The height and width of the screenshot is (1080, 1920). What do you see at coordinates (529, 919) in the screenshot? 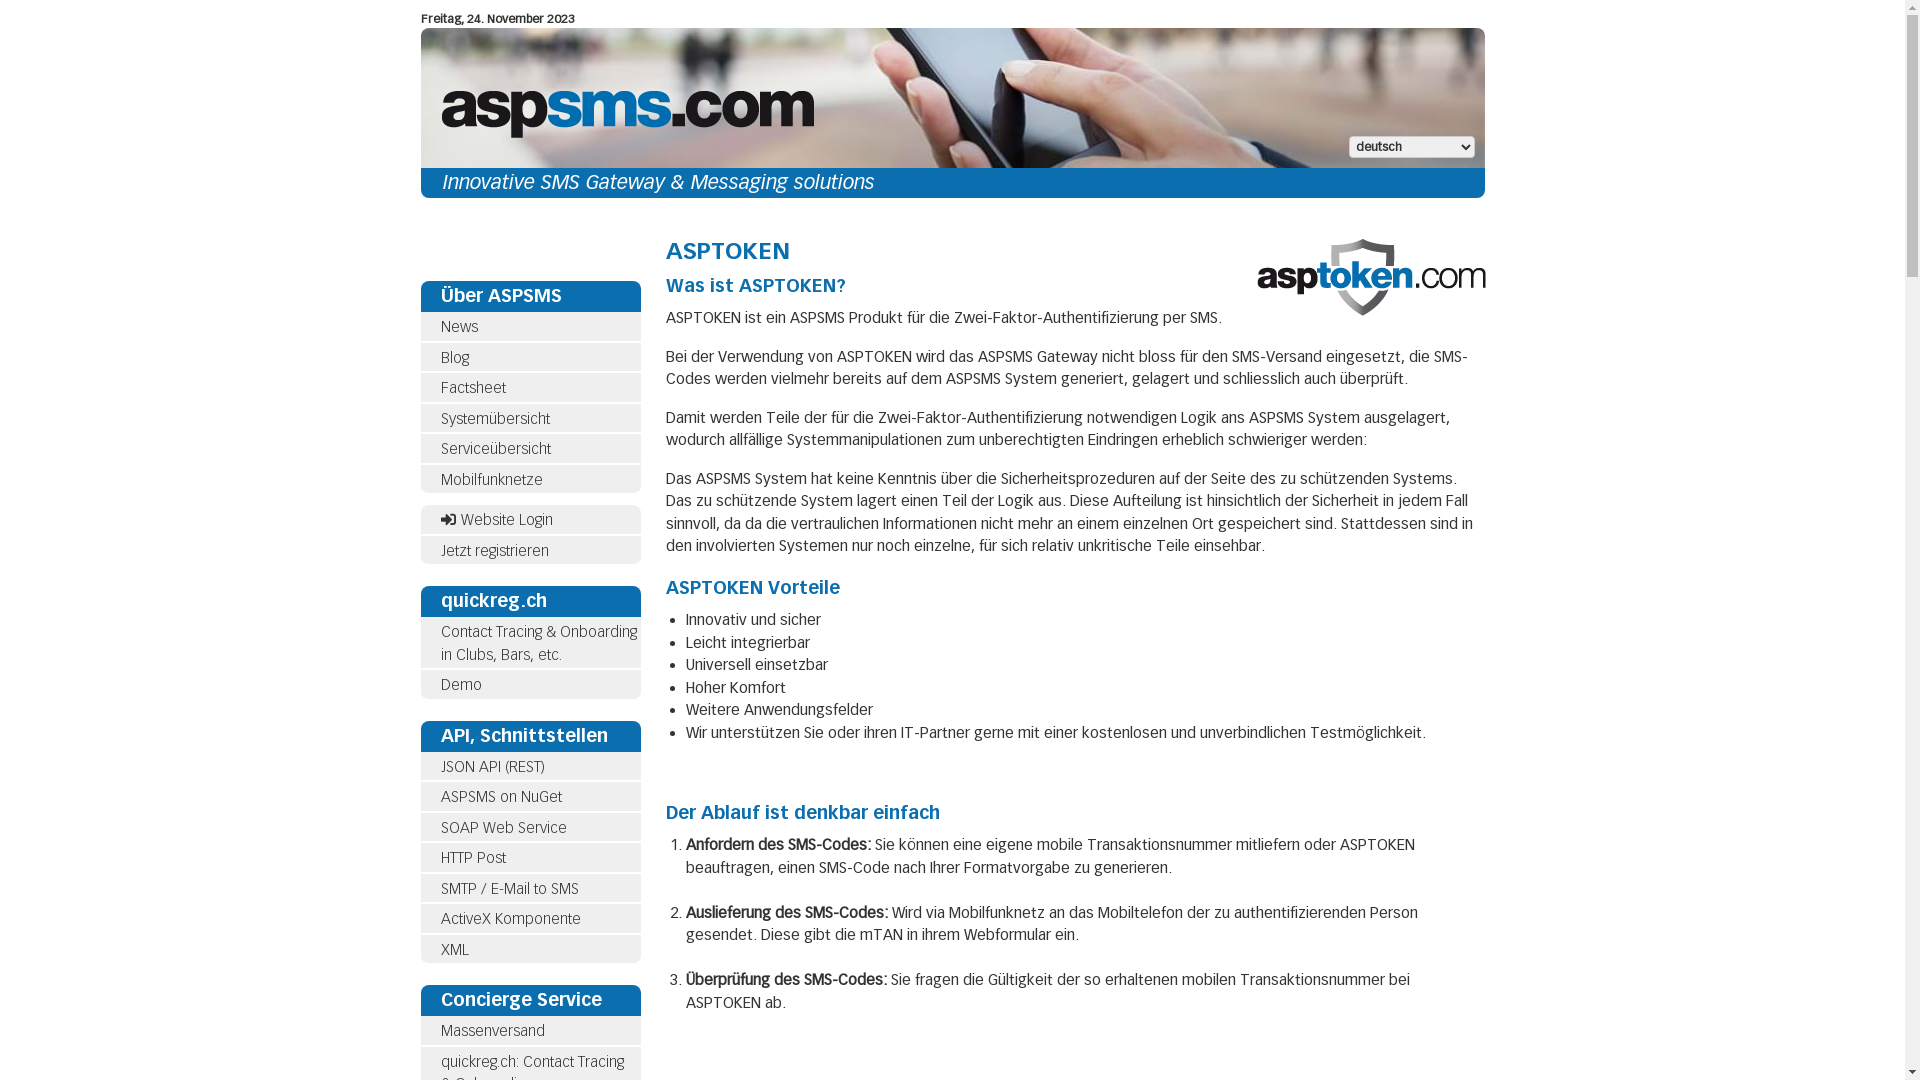
I see `'ActiveX Komponente'` at bounding box center [529, 919].